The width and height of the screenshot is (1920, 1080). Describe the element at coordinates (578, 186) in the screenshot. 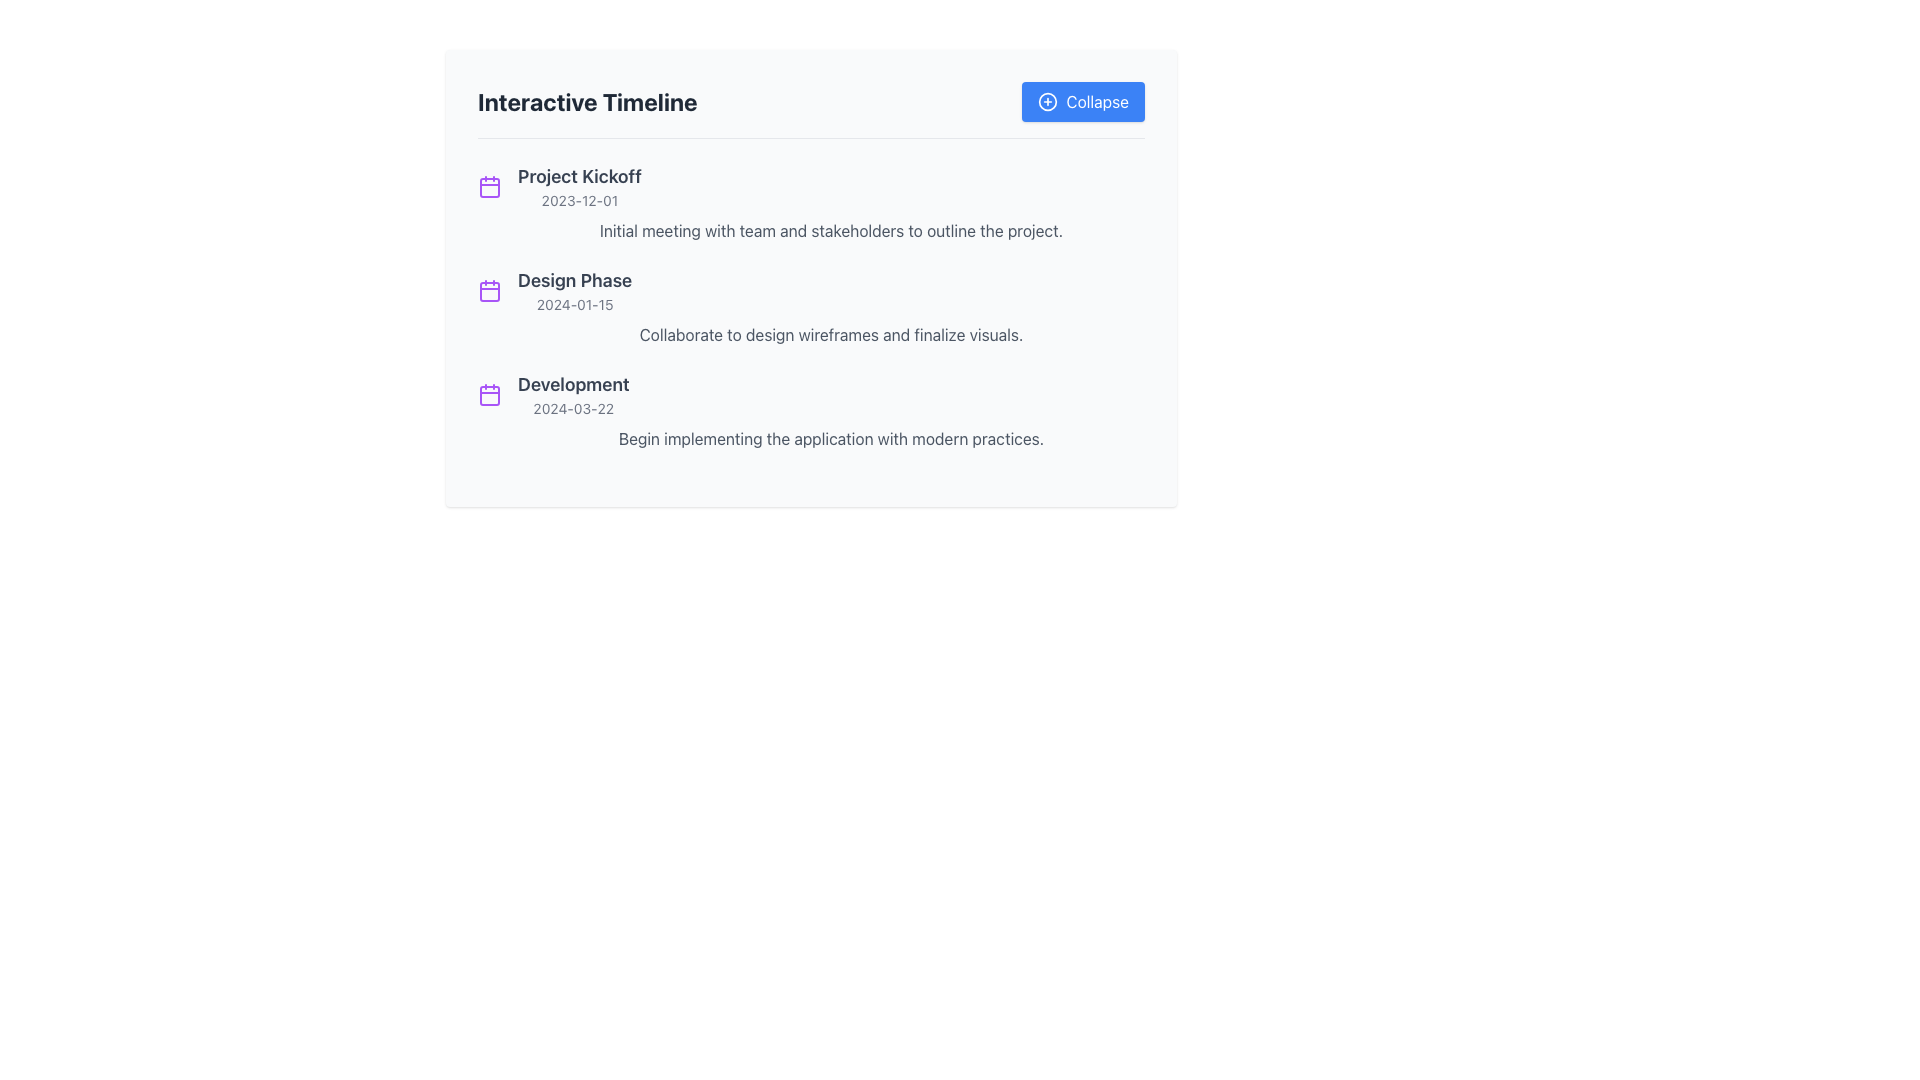

I see `text element titled 'Project Kickoff' with the date '2023-12-01', which is the first item in the timeline list` at that location.